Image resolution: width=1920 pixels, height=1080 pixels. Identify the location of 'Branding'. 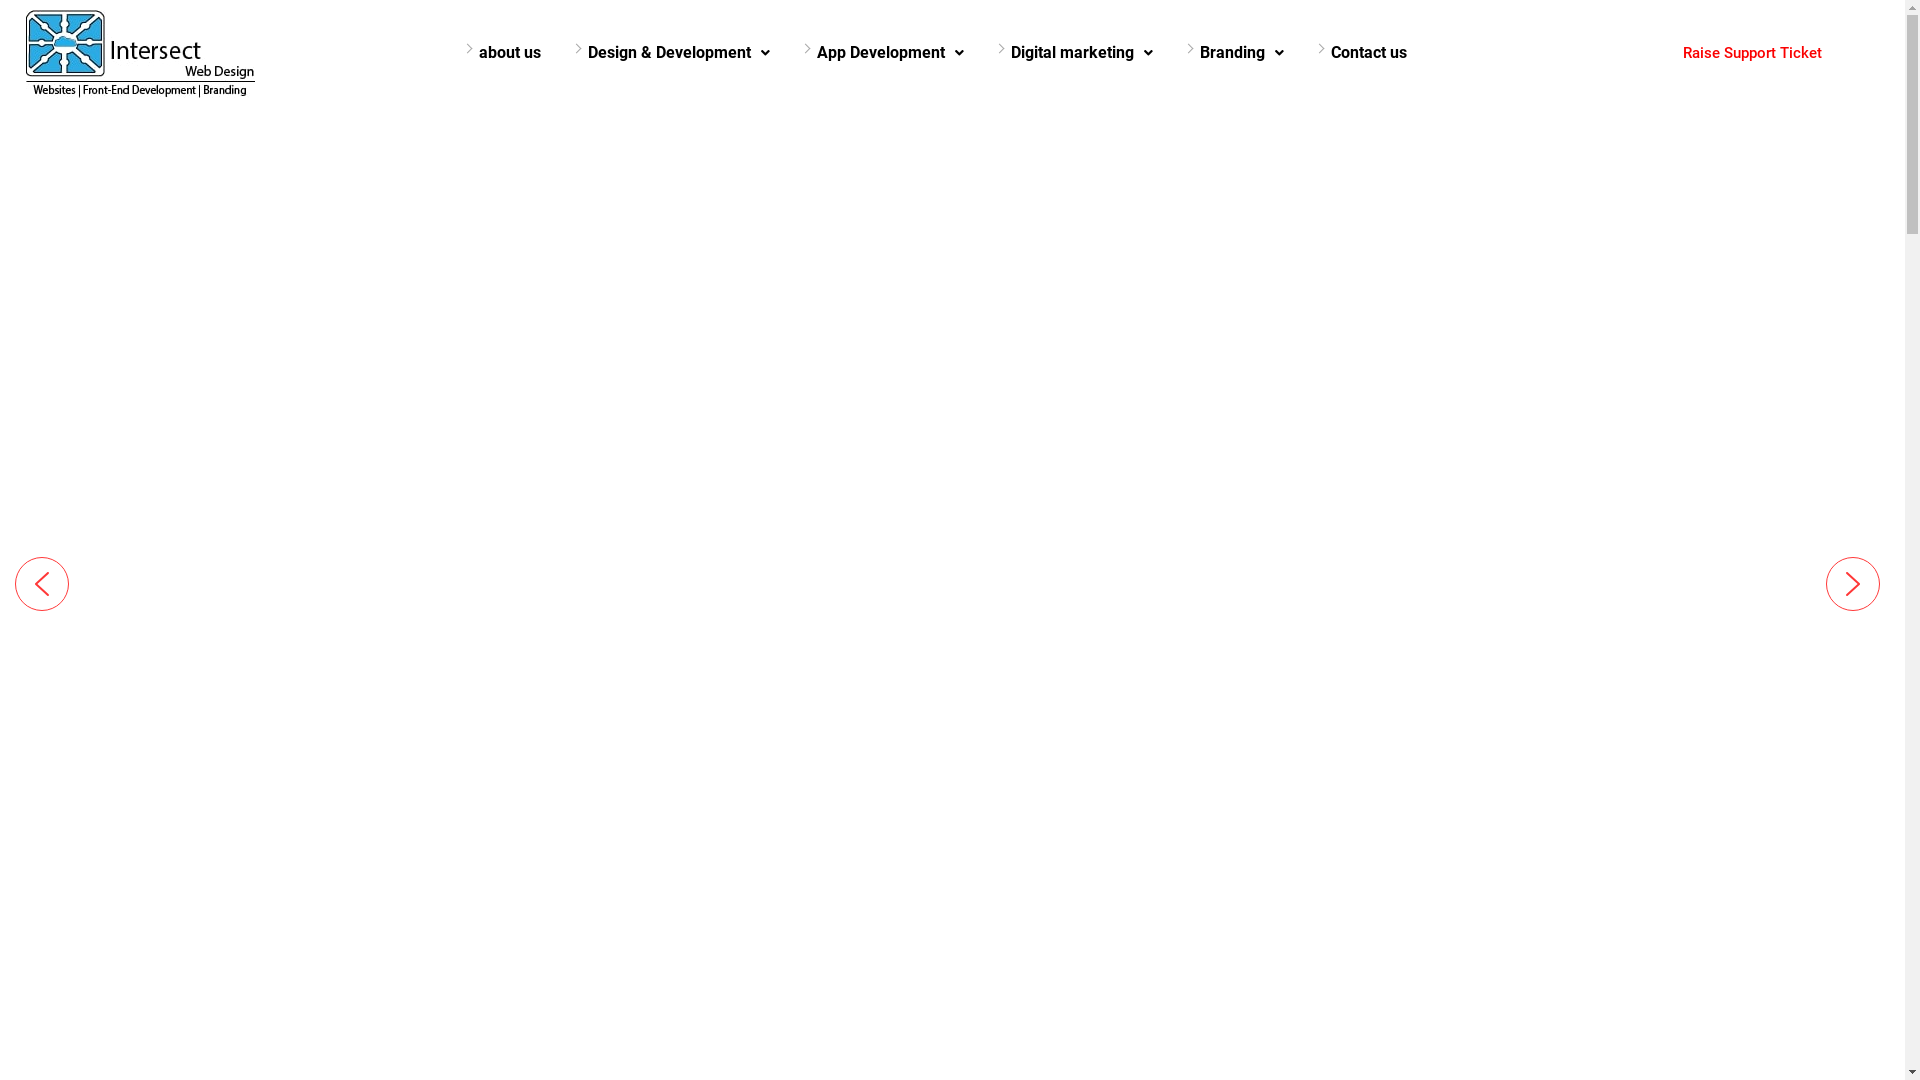
(1241, 52).